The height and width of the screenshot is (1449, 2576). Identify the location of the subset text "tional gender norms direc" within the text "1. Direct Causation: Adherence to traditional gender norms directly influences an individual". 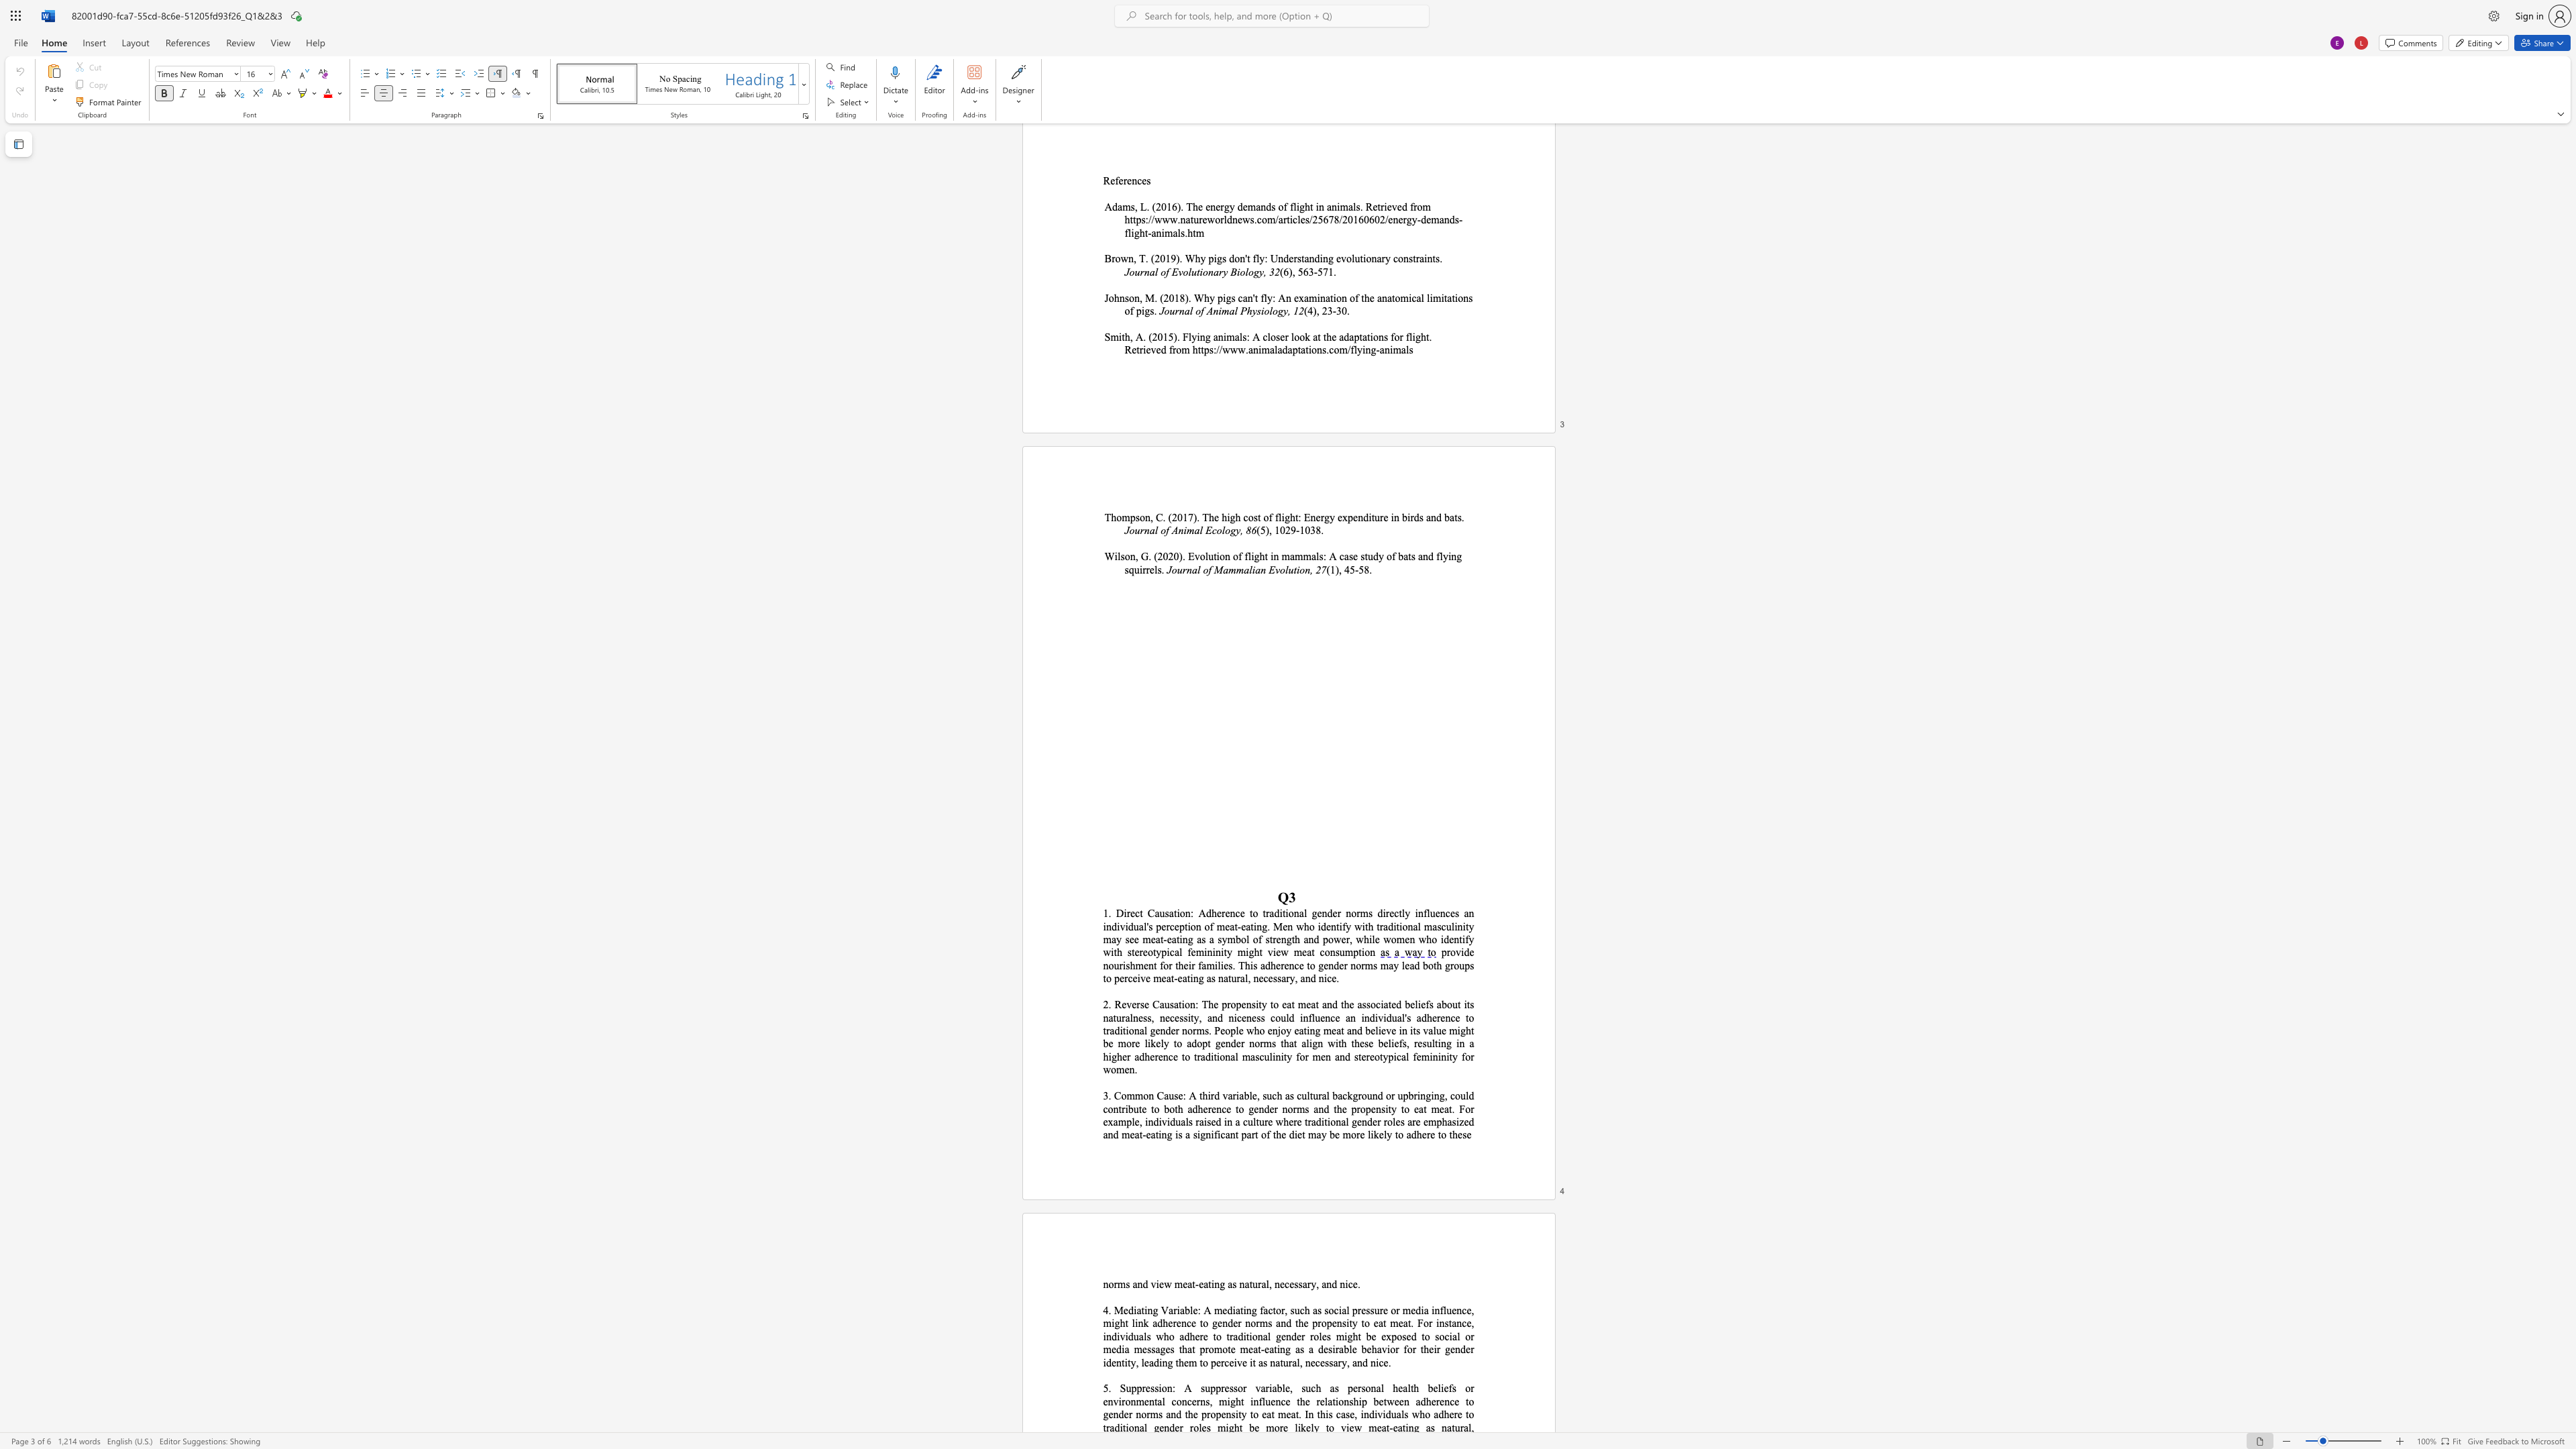
(1281, 912).